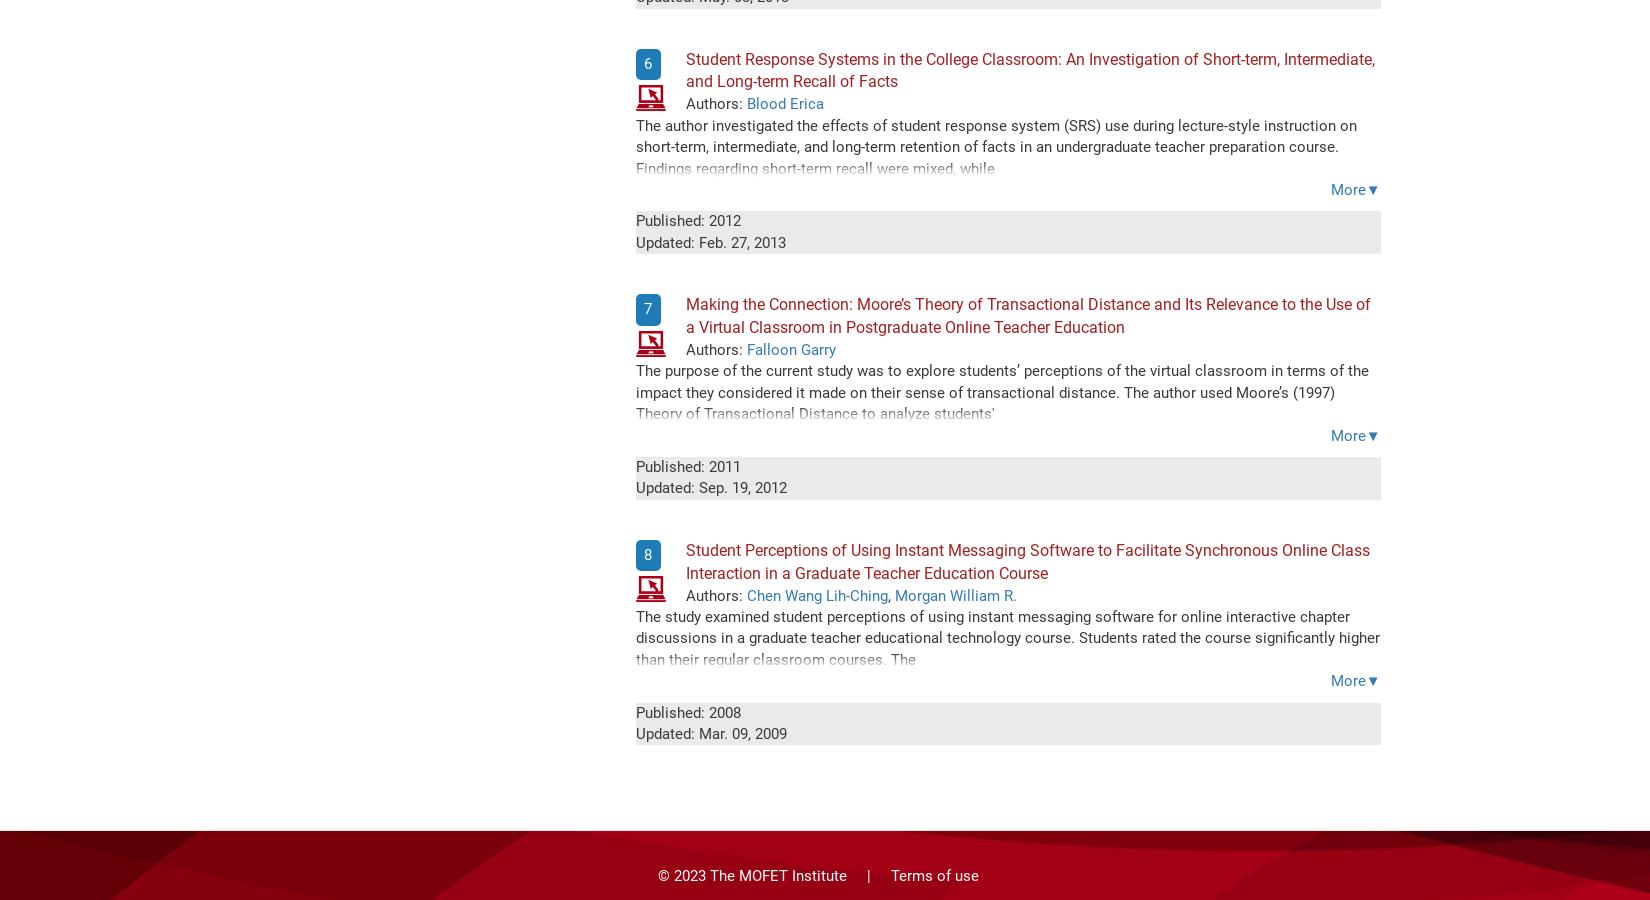 The height and width of the screenshot is (900, 1650). I want to click on 'Feb. 27, 2013', so click(740, 241).